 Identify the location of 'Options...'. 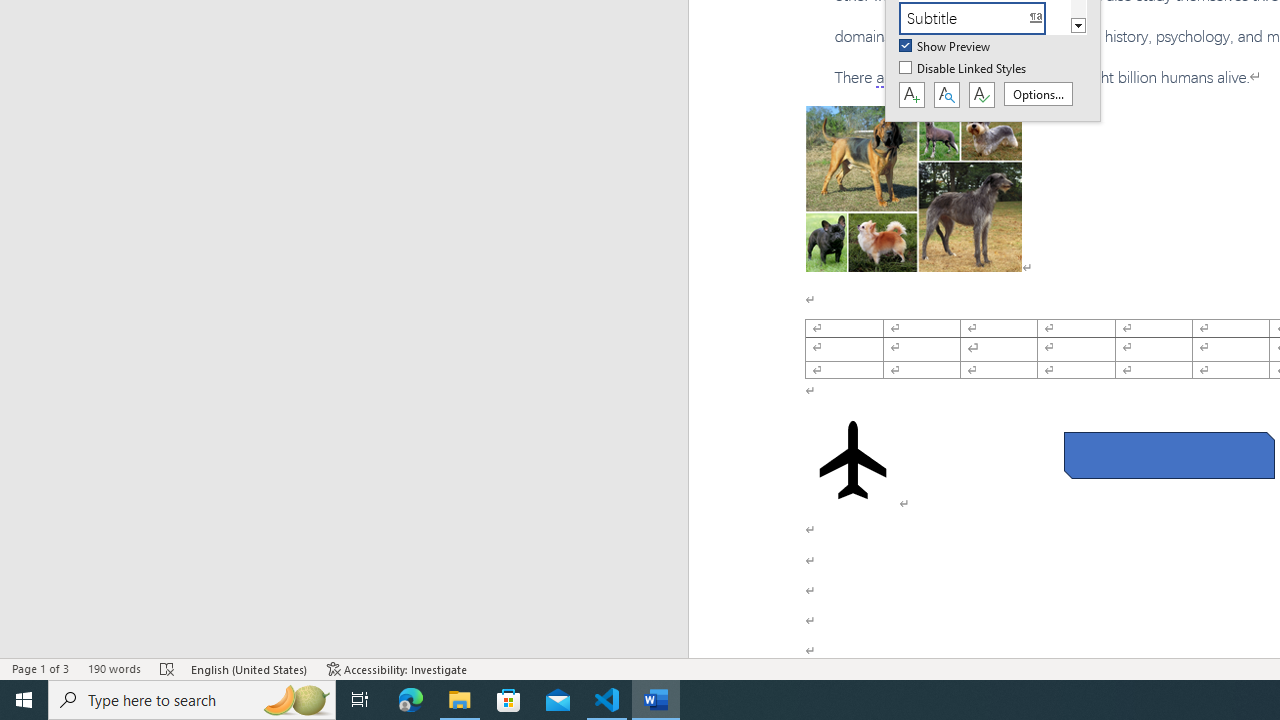
(1038, 93).